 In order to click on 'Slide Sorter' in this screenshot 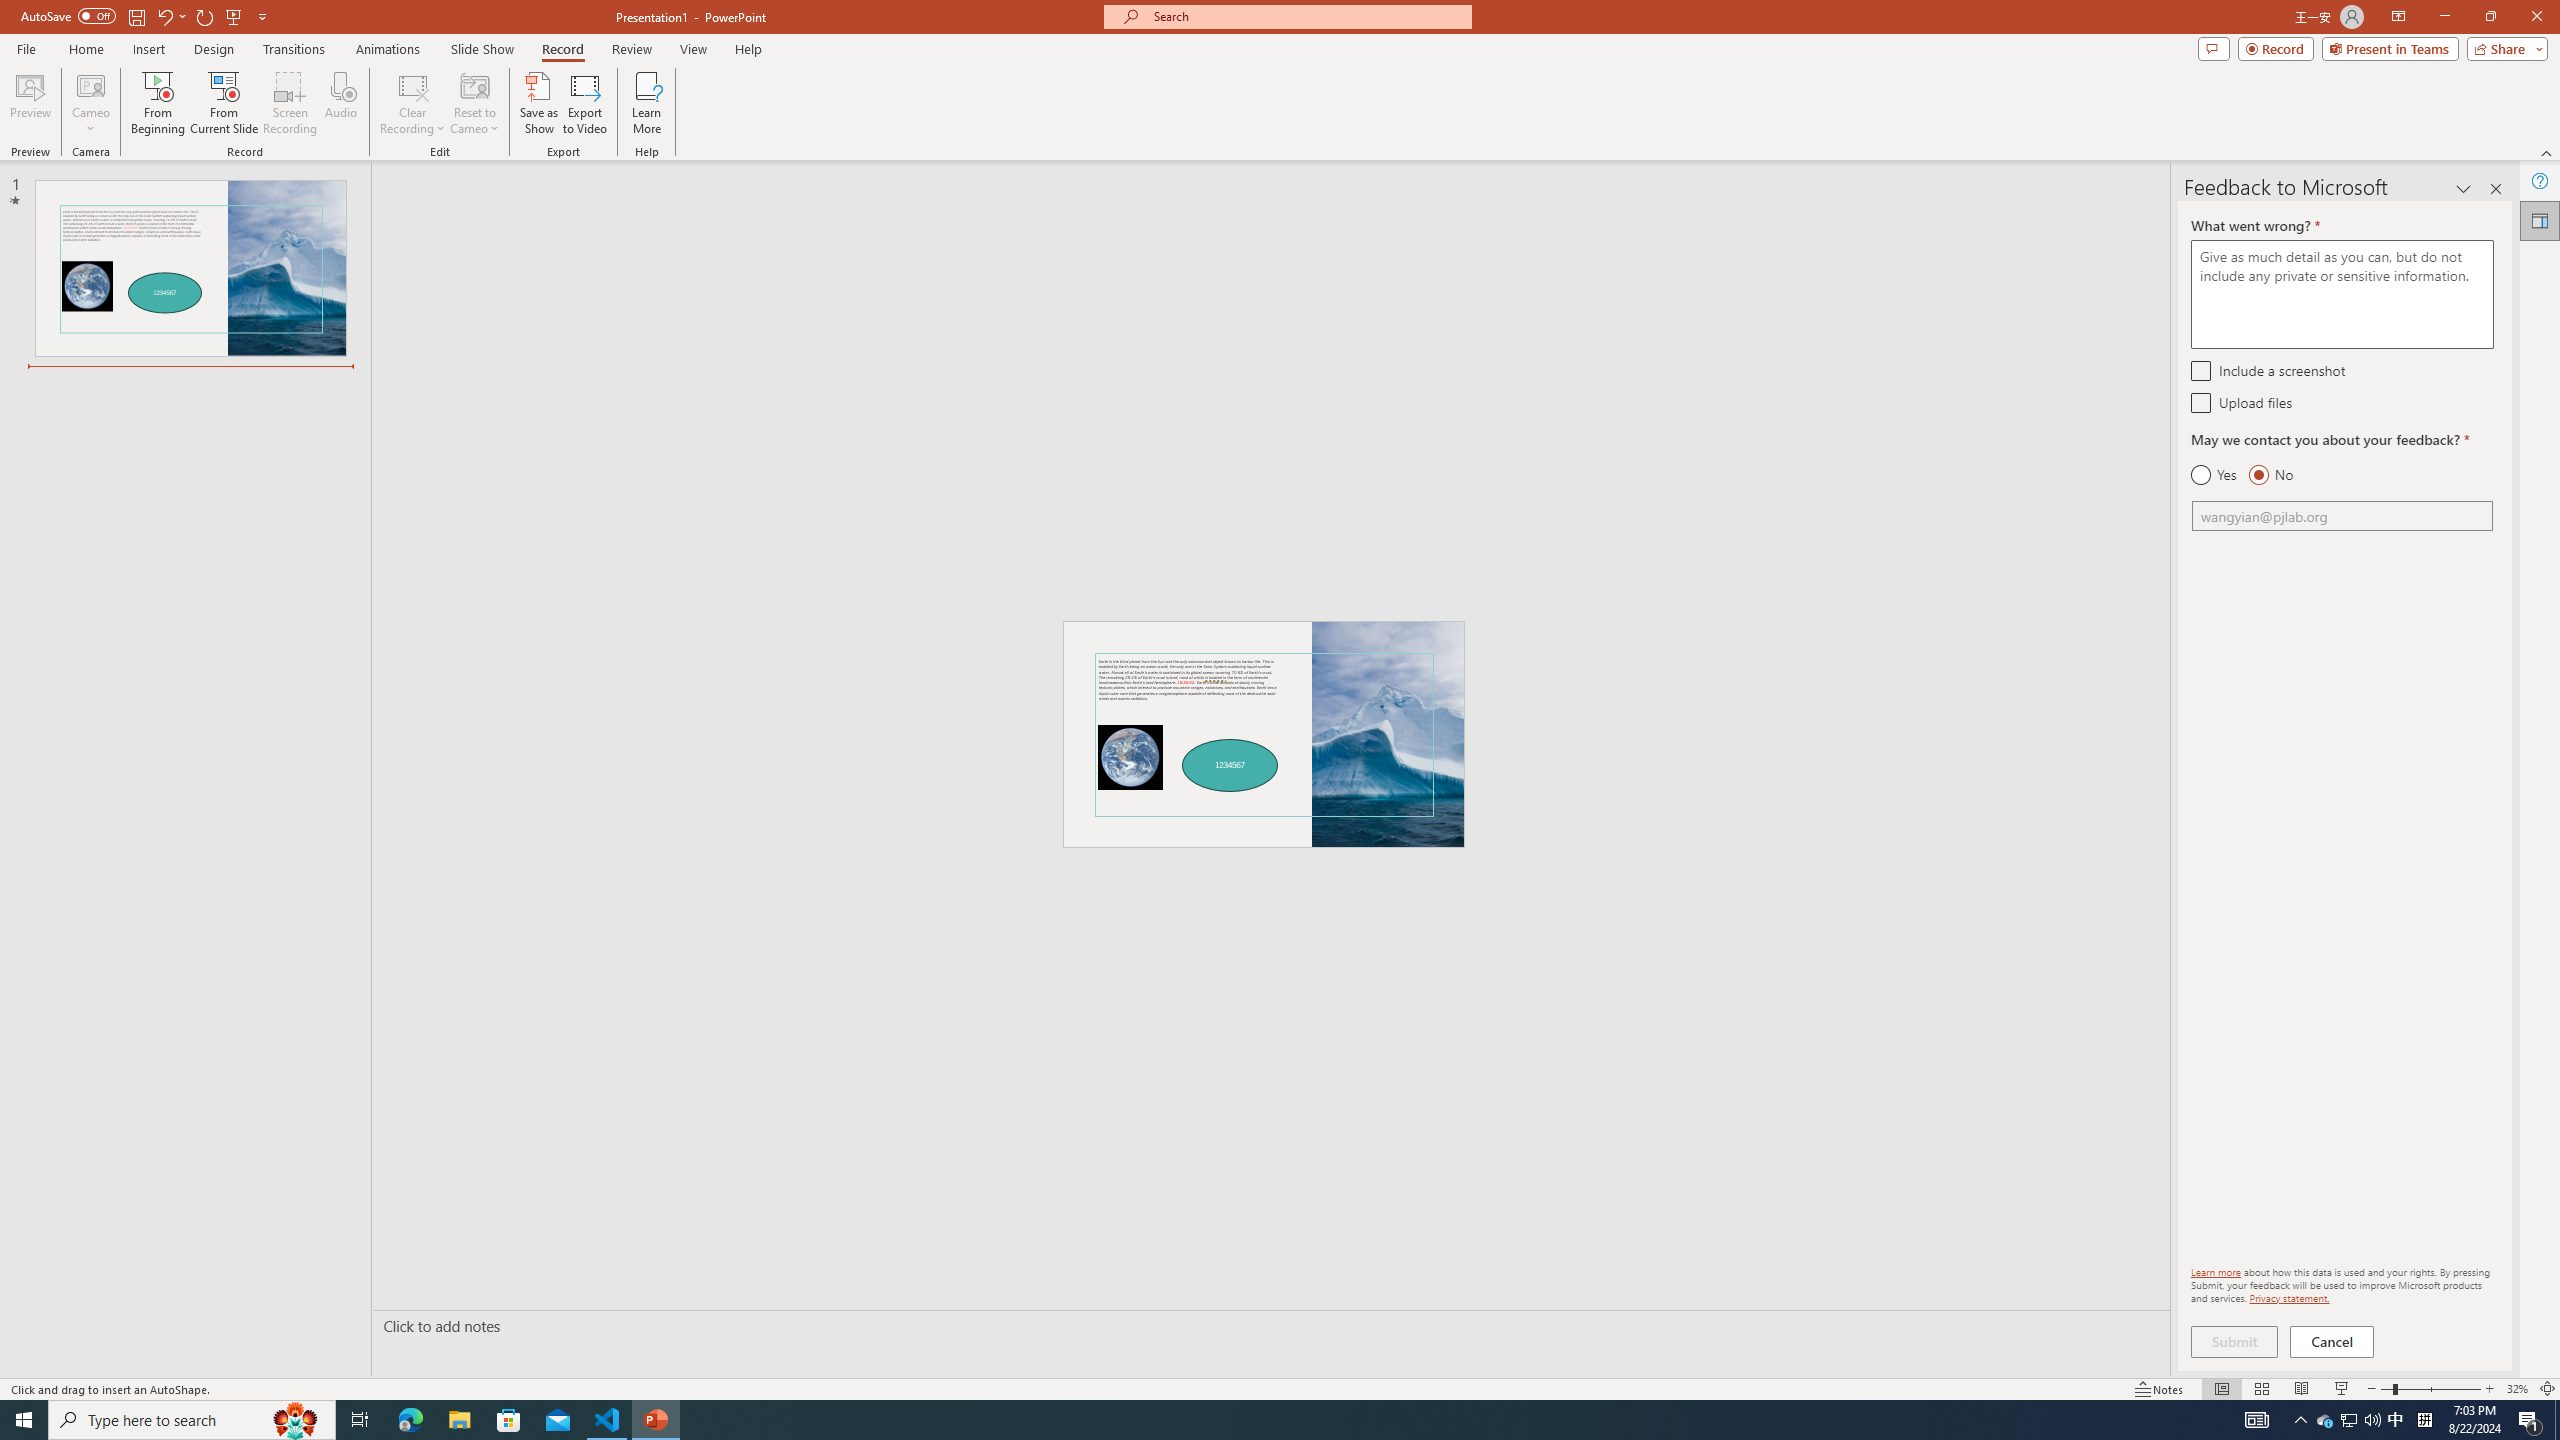, I will do `click(2261, 1389)`.